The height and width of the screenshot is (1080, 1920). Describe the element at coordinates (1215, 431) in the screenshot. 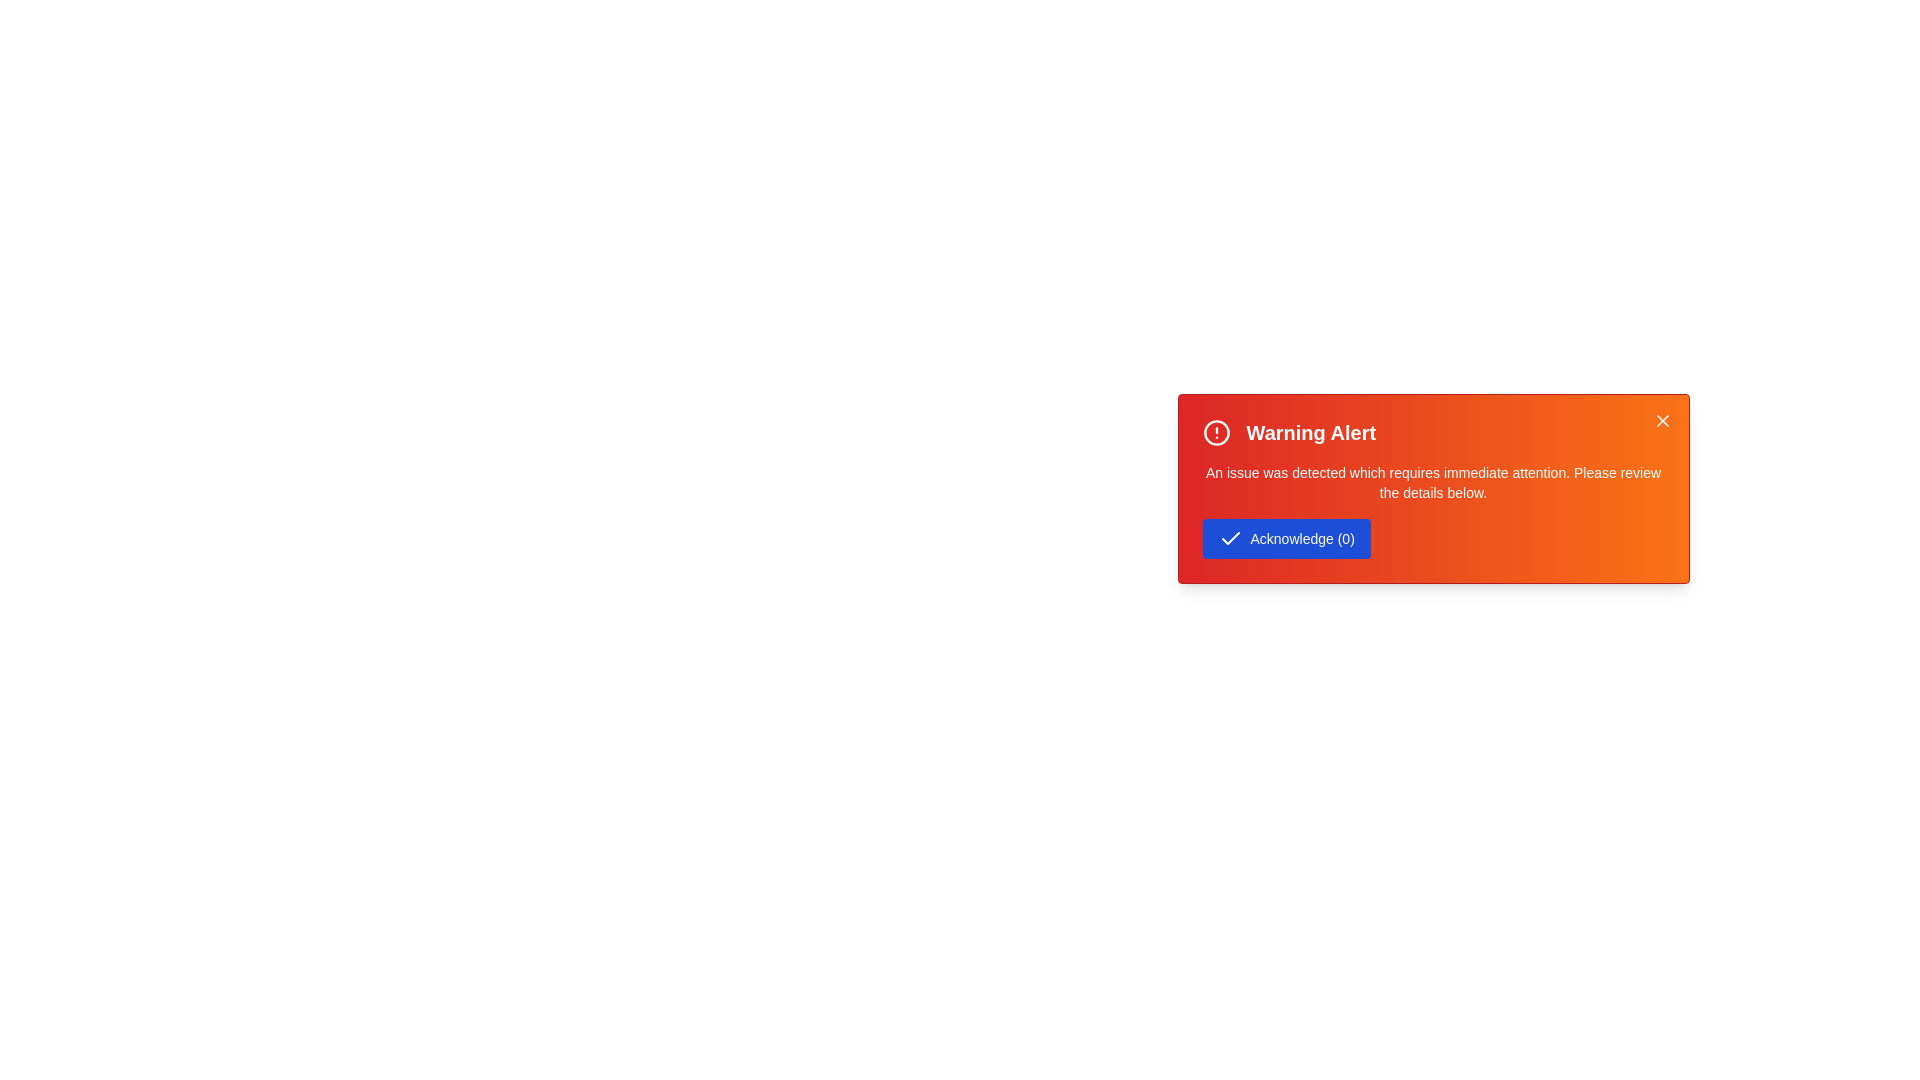

I see `the warning icon to trigger a visual feedback` at that location.